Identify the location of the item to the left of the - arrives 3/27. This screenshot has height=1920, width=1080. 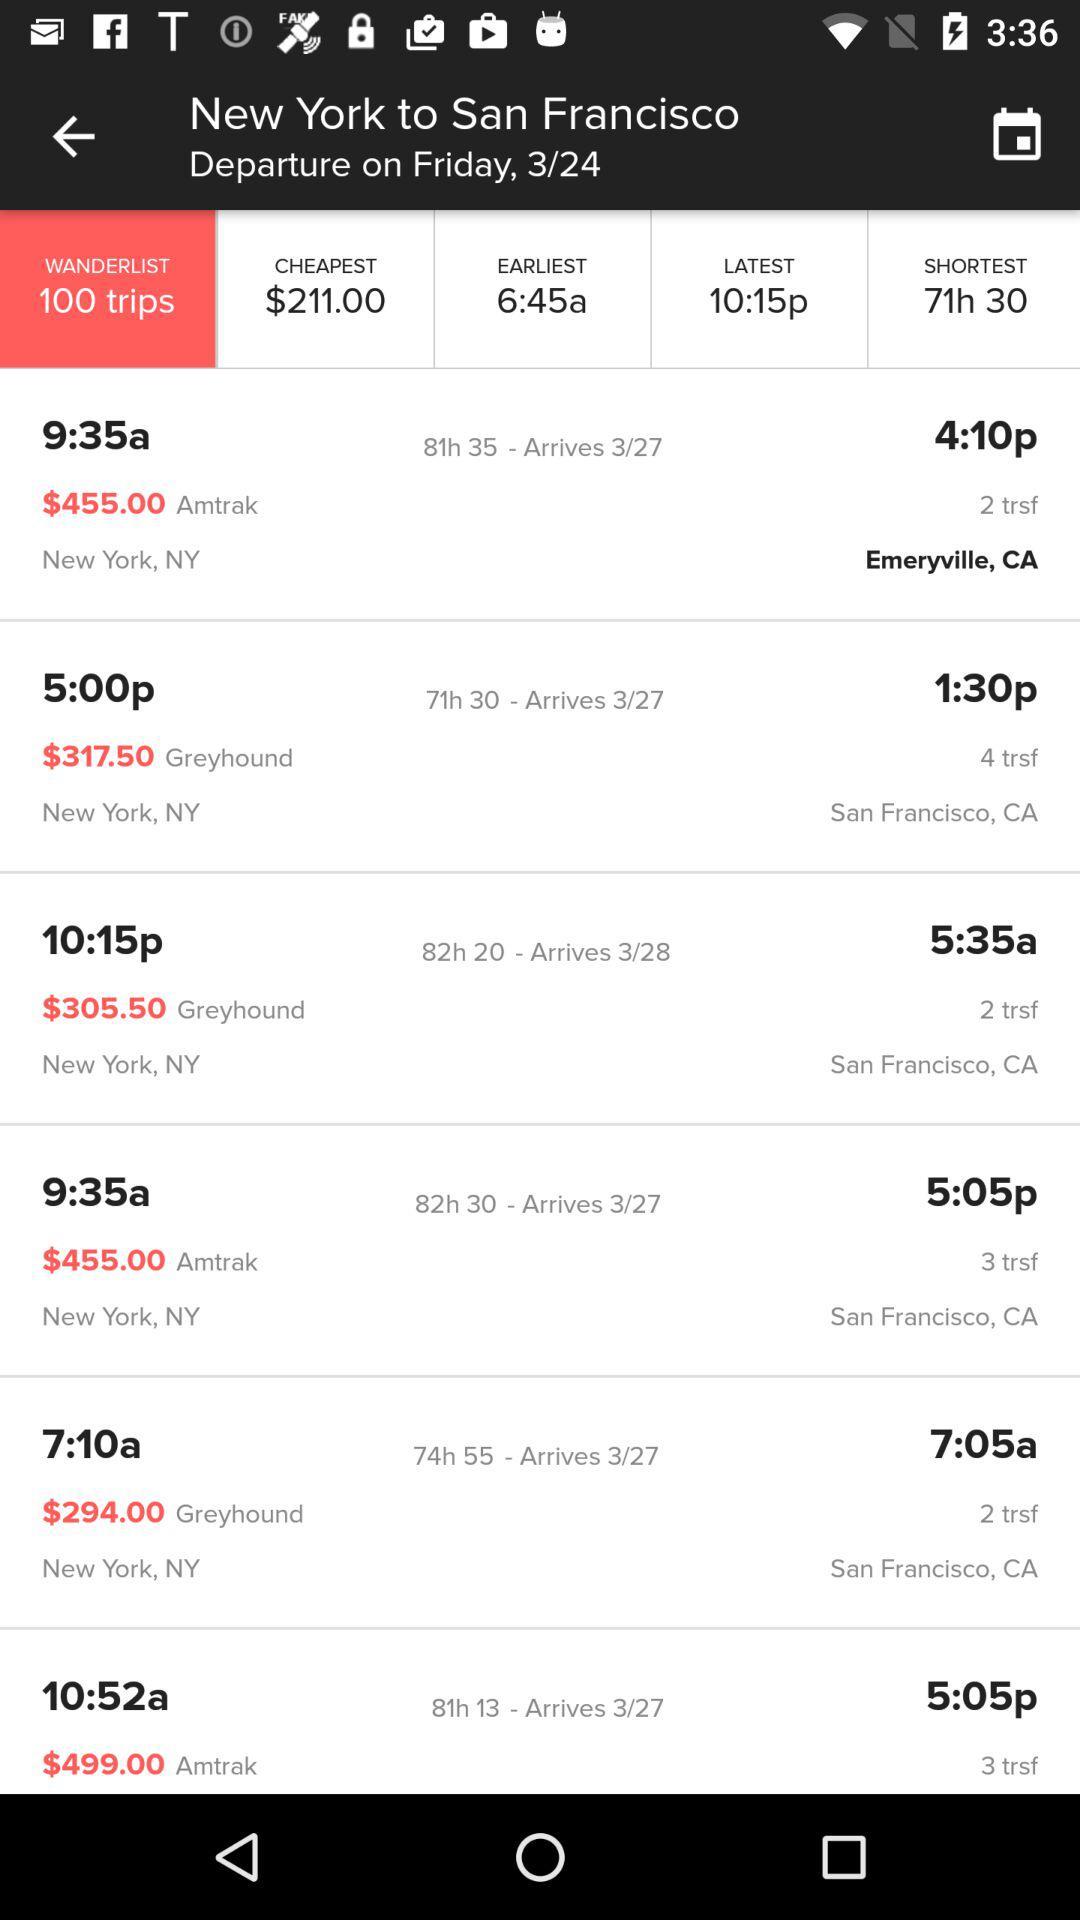
(455, 1203).